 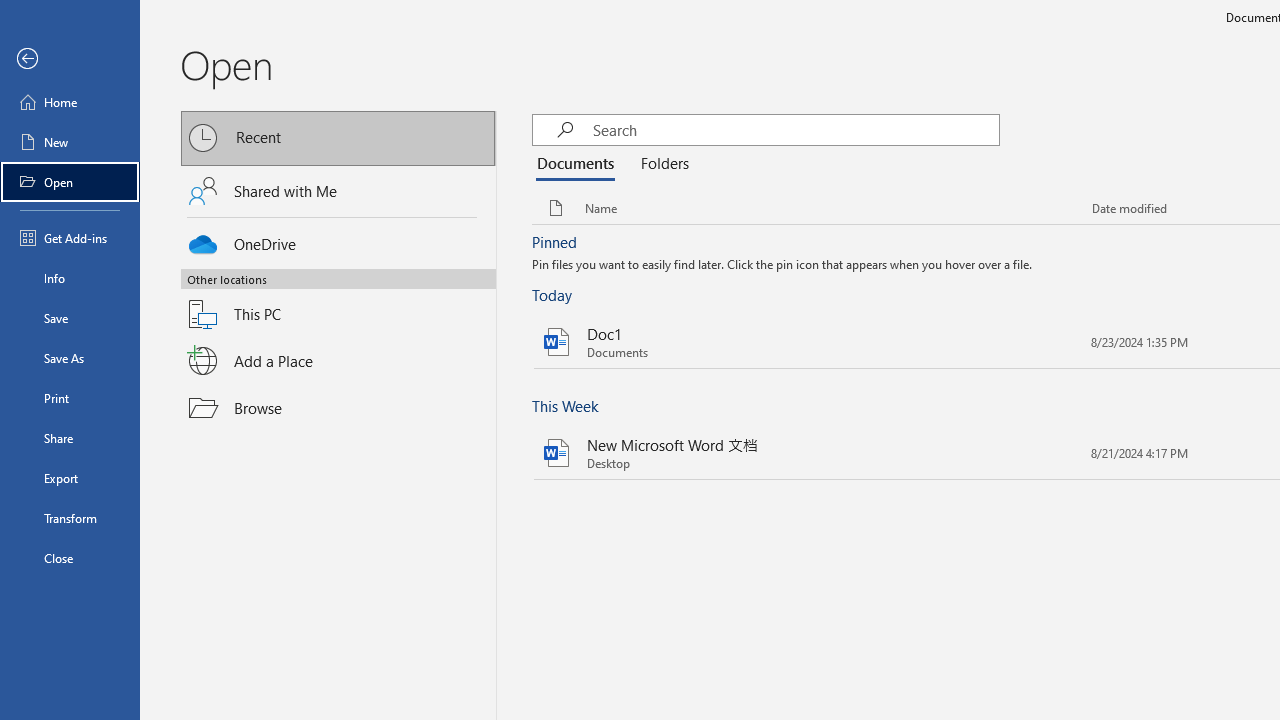 I want to click on 'Add a Place', so click(x=338, y=361).